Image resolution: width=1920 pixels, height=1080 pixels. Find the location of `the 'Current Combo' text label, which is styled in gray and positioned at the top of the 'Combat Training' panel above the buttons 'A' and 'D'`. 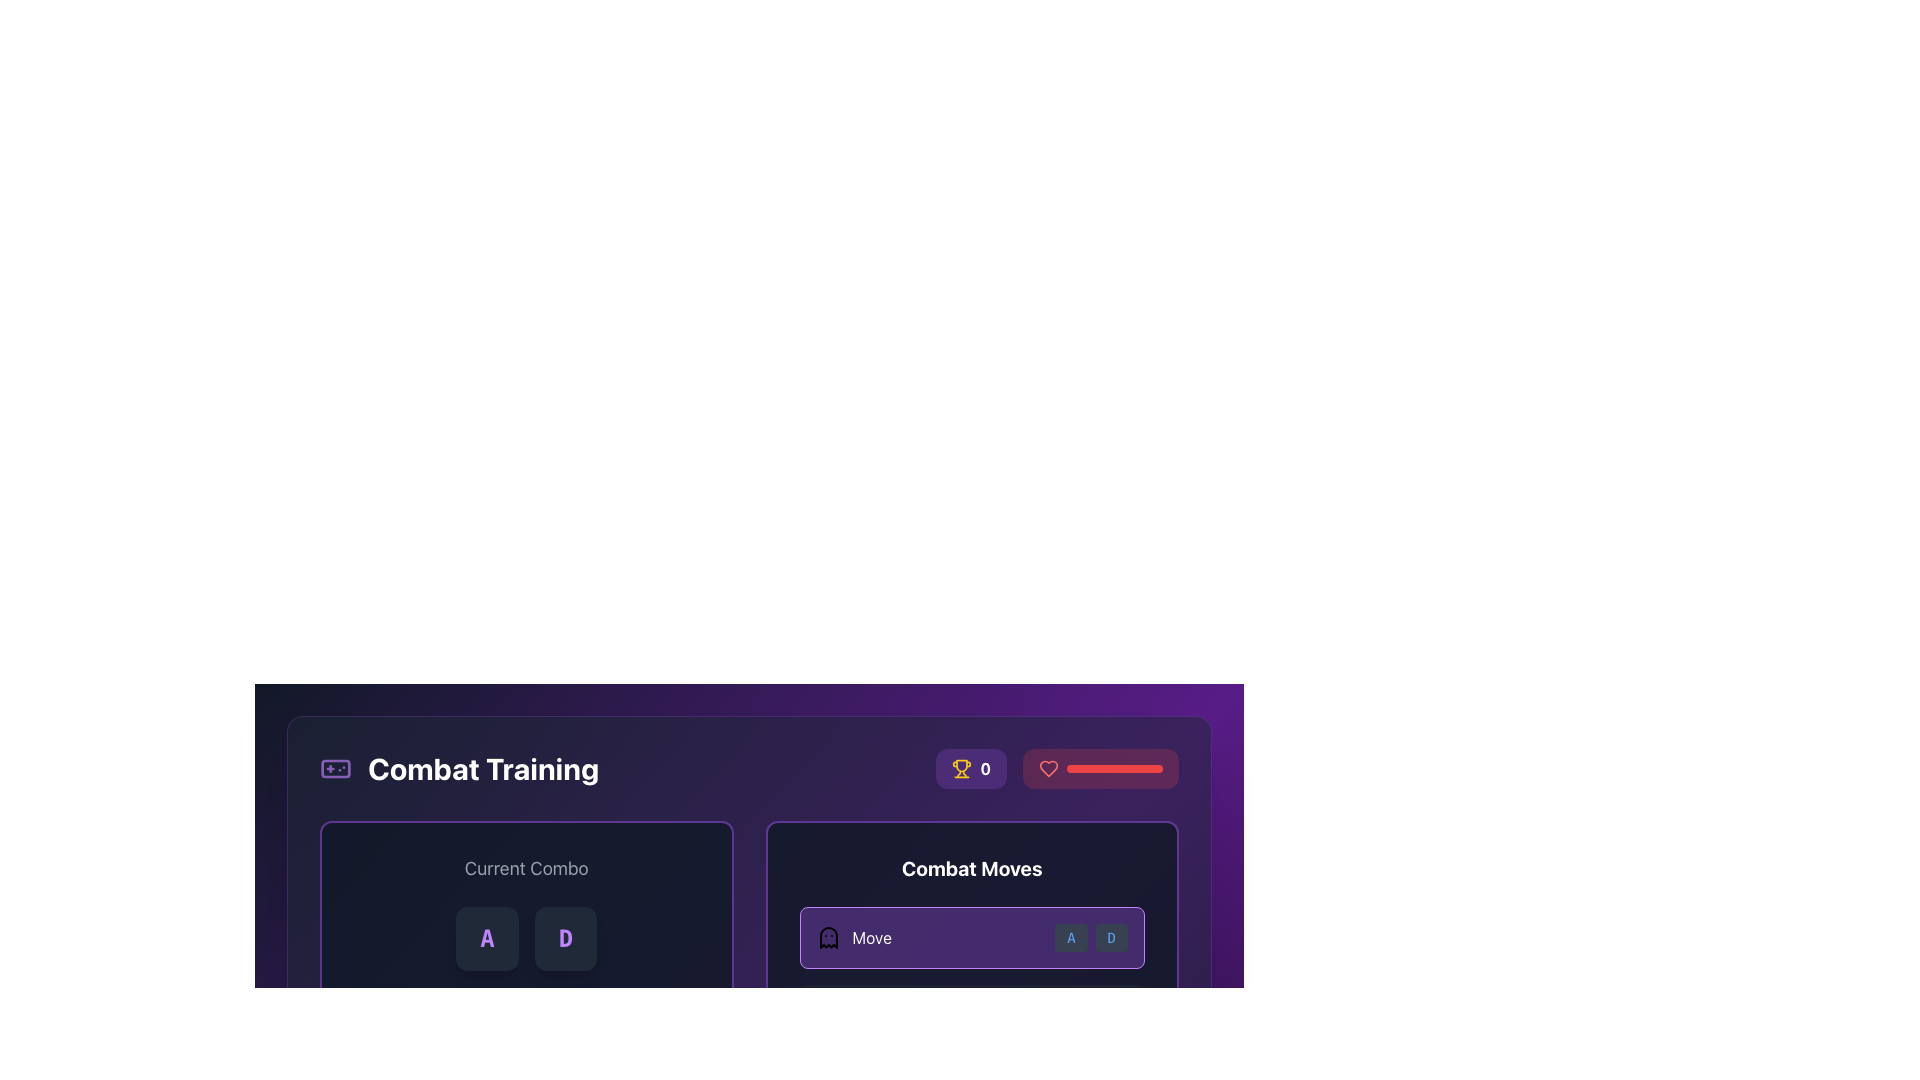

the 'Current Combo' text label, which is styled in gray and positioned at the top of the 'Combat Training' panel above the buttons 'A' and 'D' is located at coordinates (526, 867).